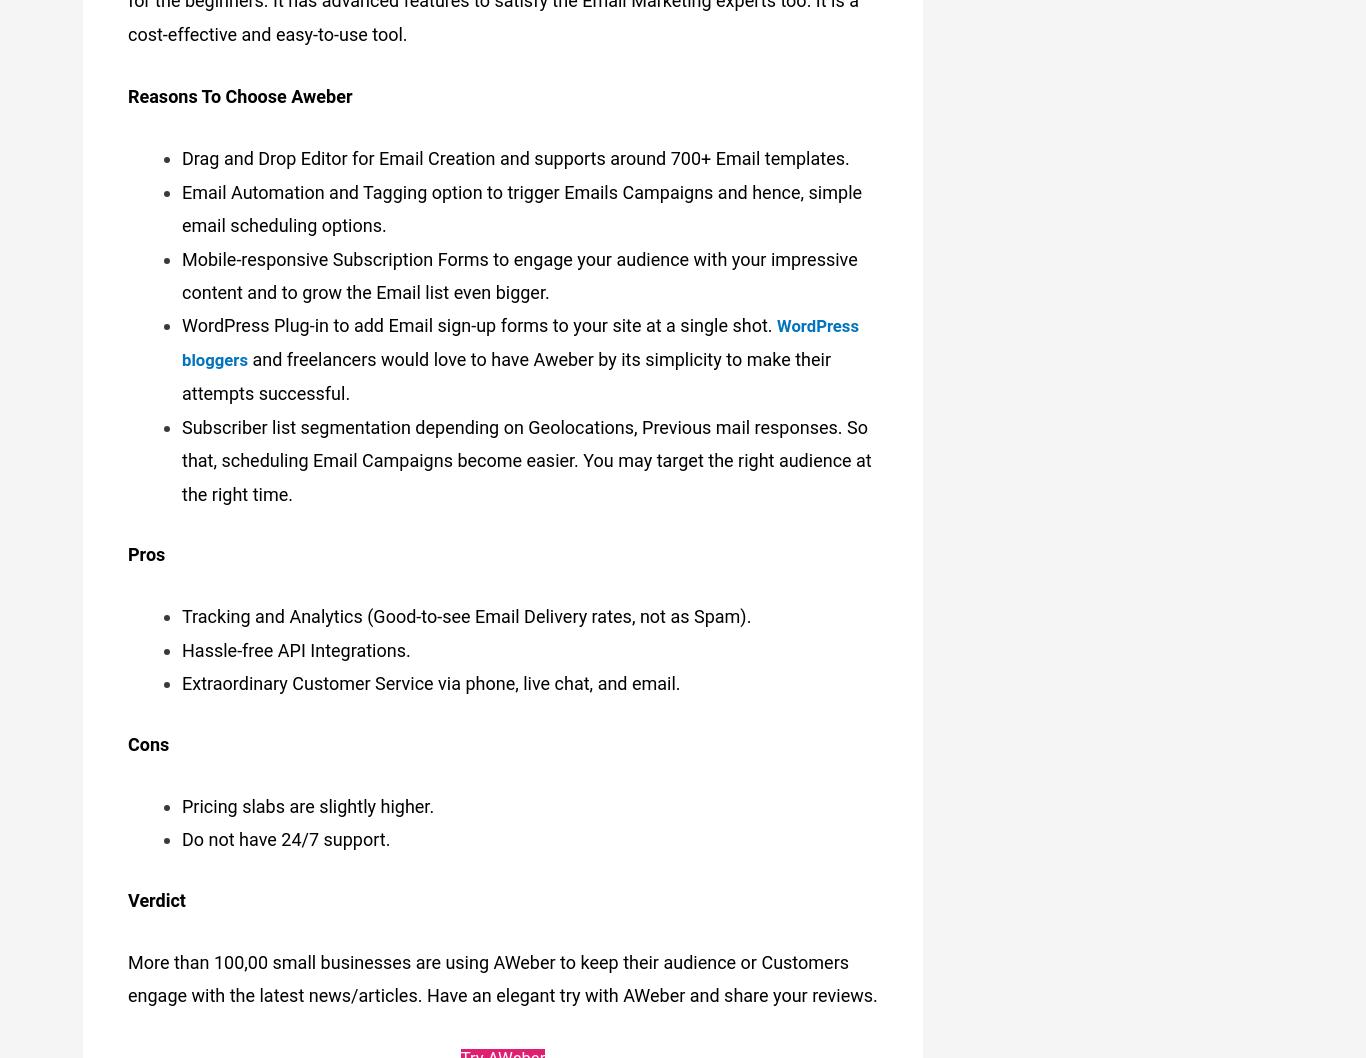 This screenshot has height=1058, width=1366. What do you see at coordinates (526, 450) in the screenshot?
I see `'Subscriber list segmentation depending on Geolocations, Previous mail responses. So that, scheduling Email Campaigns become easier. You may target the right audience at the right time.'` at bounding box center [526, 450].